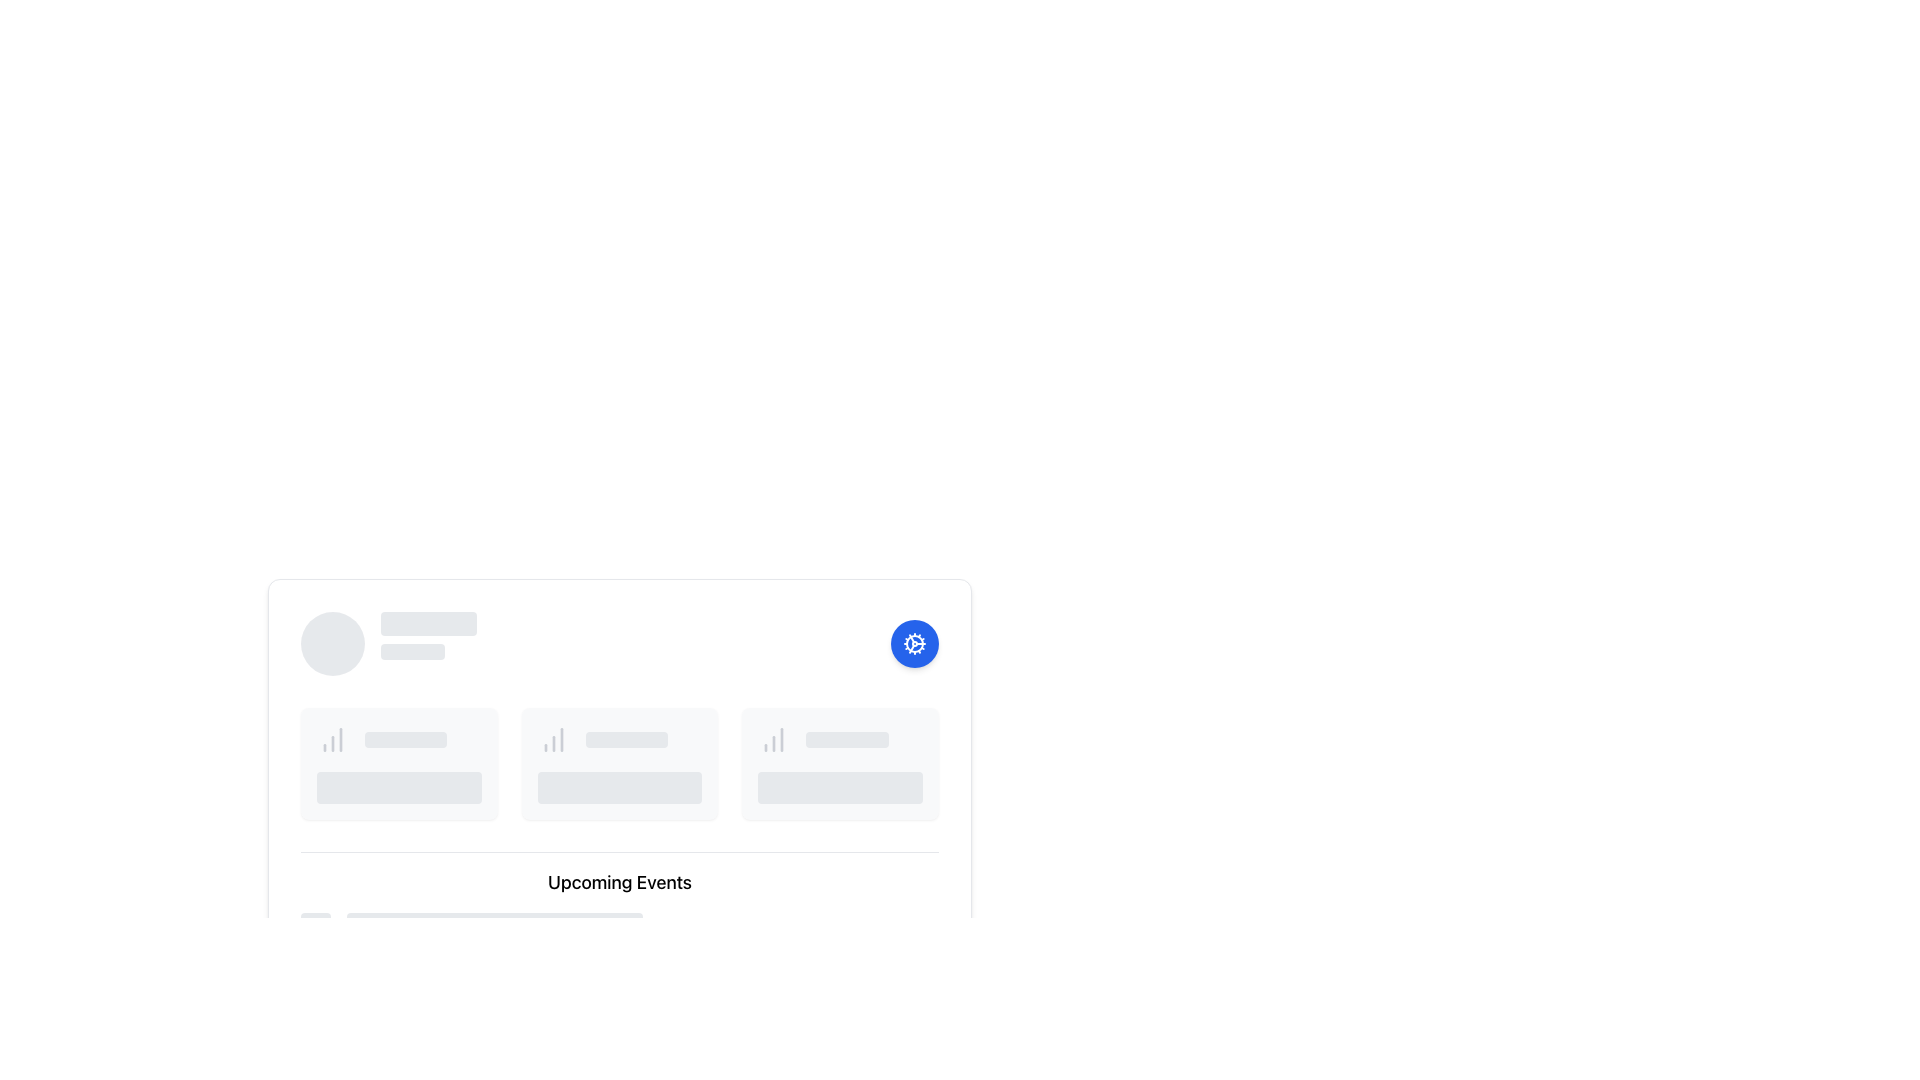  I want to click on the animated loading placeholder which is a circular region with a soft gray background and smooth rounded edges located at the far left of the horizontal row of elements, so click(332, 644).